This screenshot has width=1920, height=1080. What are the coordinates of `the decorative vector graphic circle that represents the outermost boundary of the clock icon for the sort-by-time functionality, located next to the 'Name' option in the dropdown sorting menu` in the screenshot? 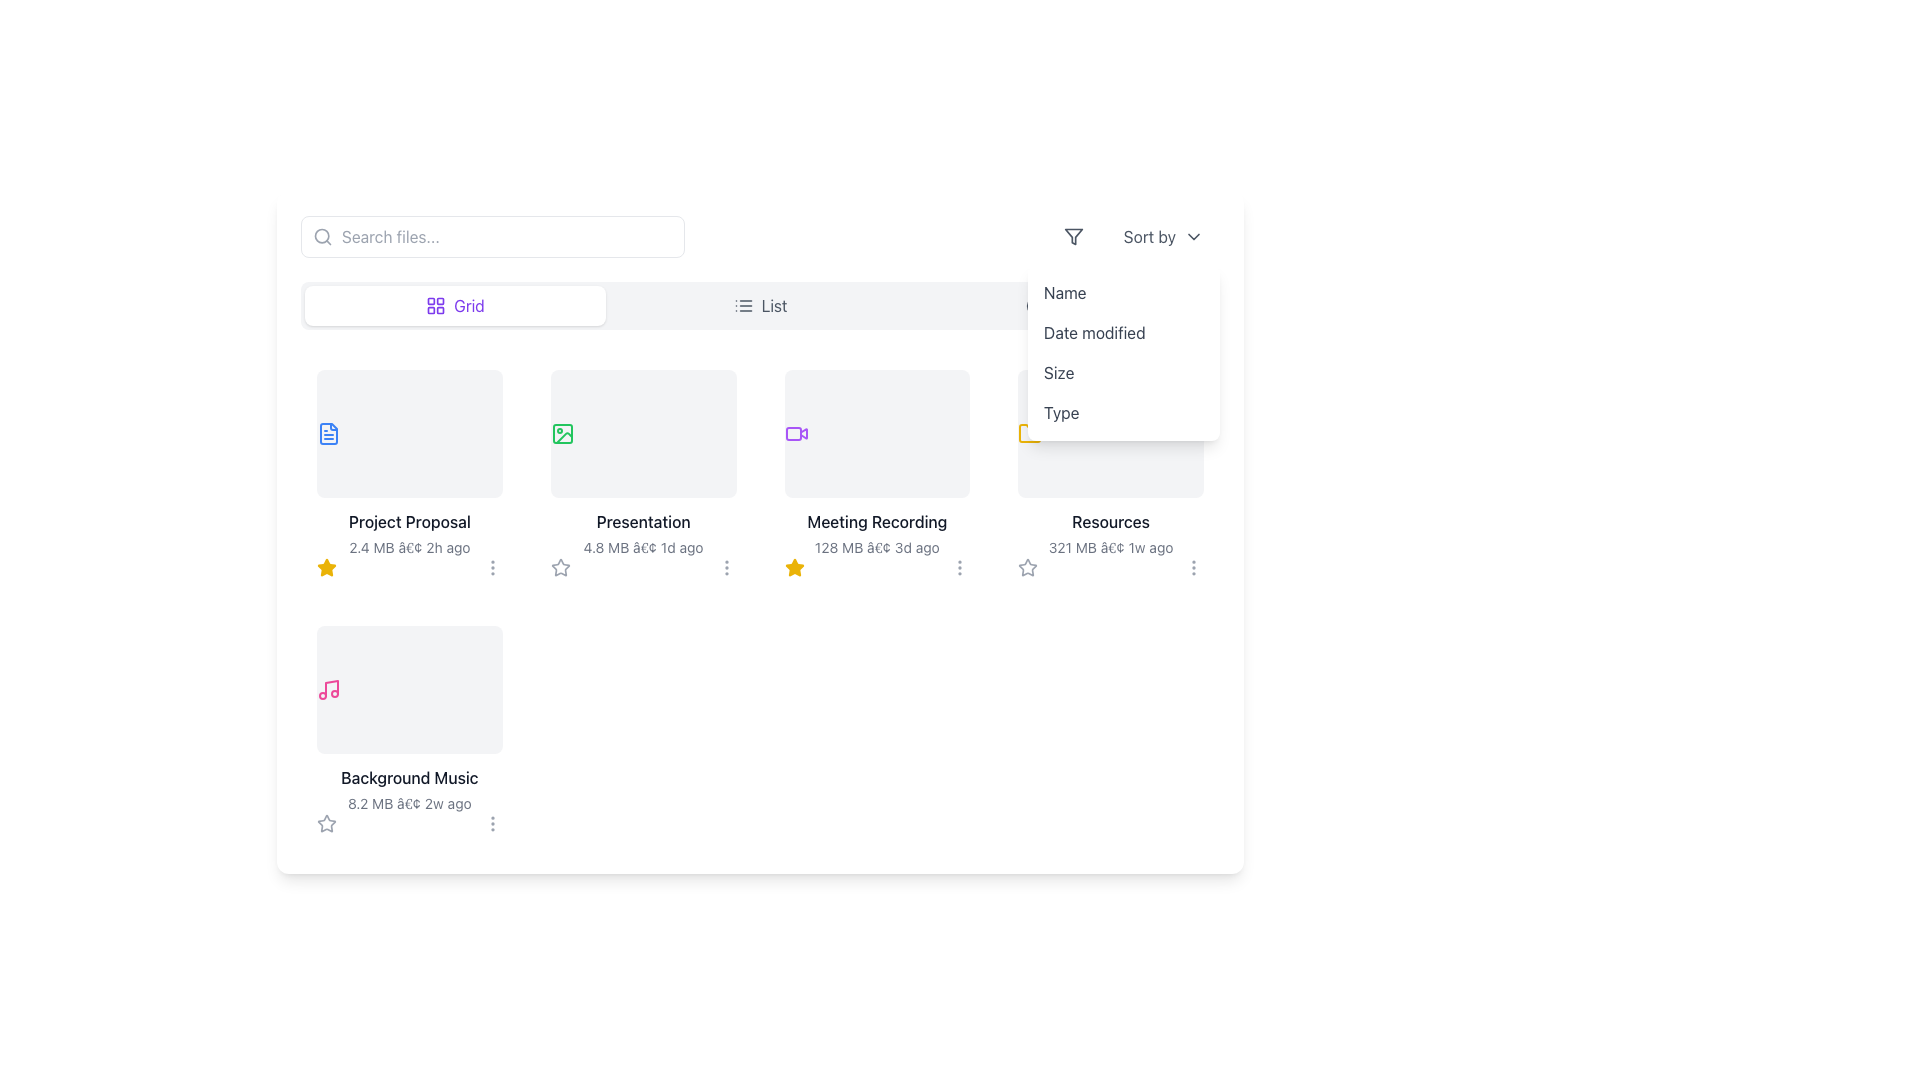 It's located at (1036, 305).